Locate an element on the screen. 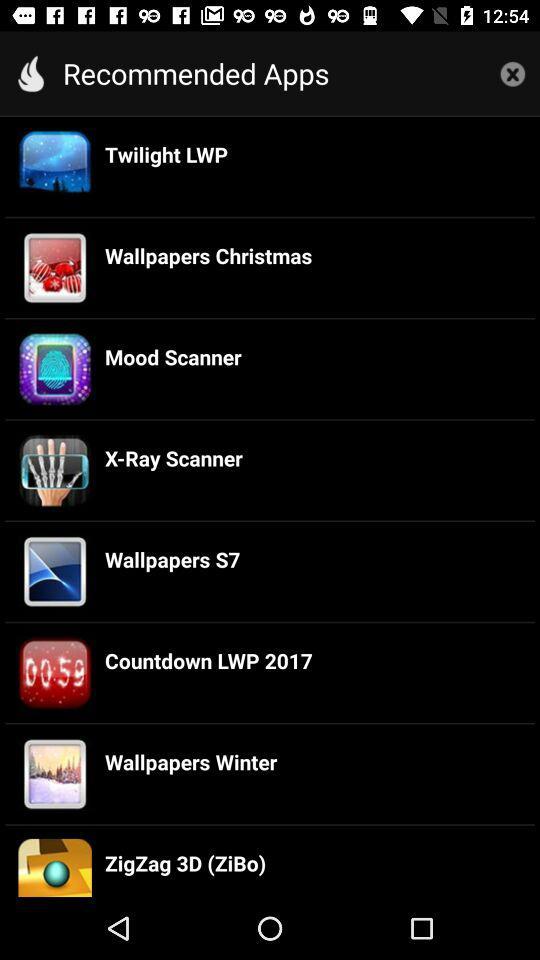  the icon left to xray scanner is located at coordinates (55, 470).